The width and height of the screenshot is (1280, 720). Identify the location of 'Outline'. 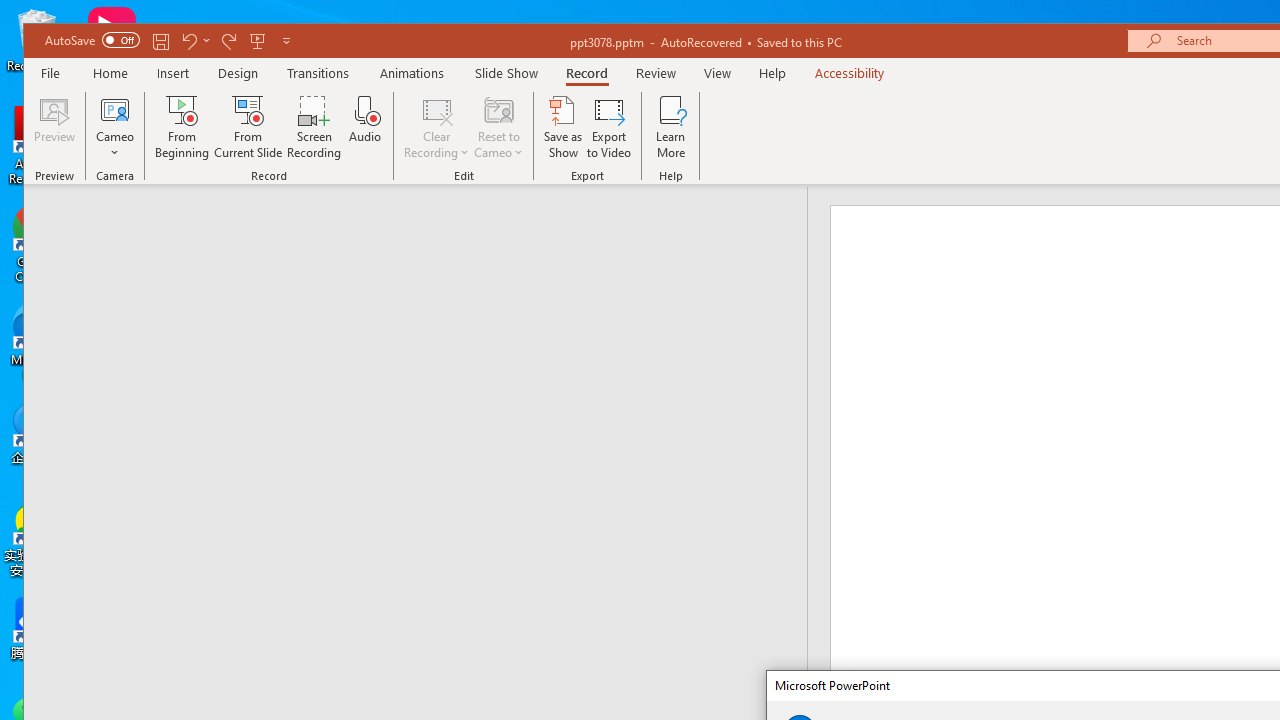
(423, 225).